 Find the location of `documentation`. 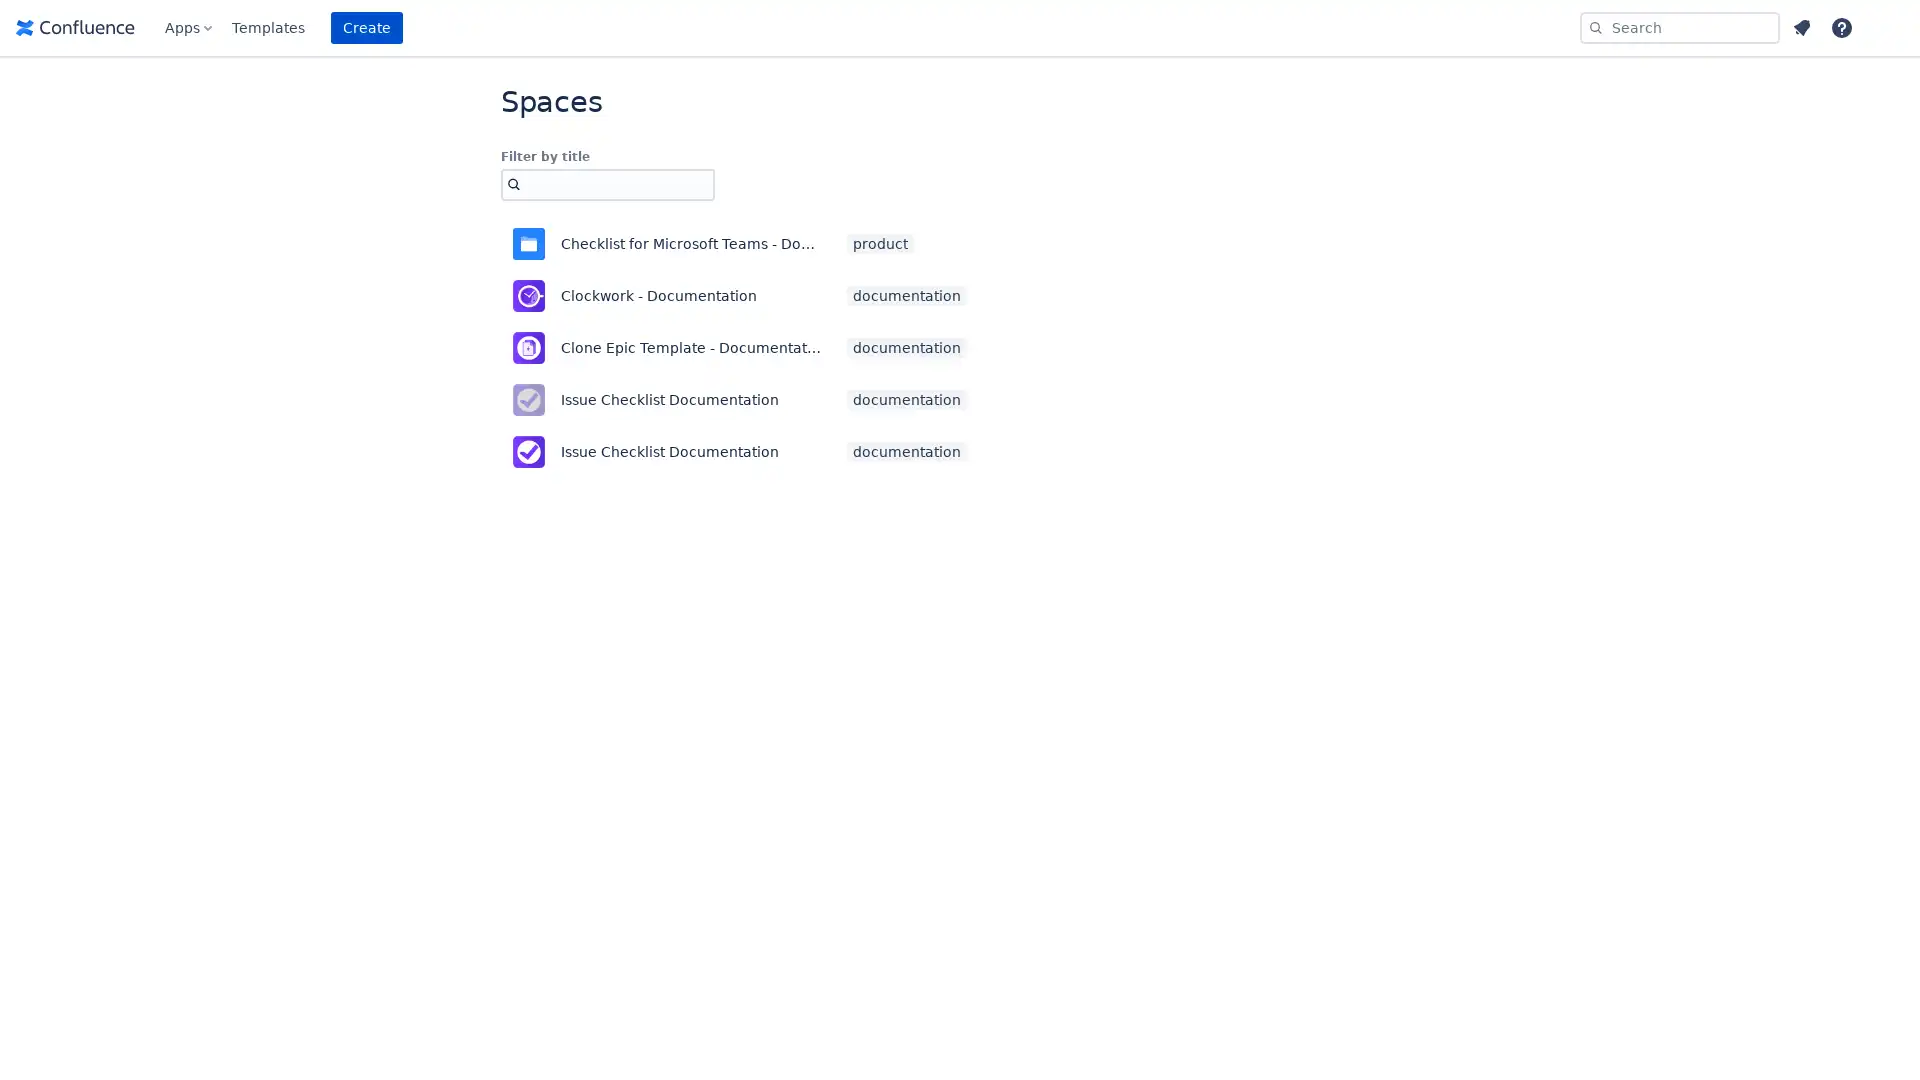

documentation is located at coordinates (906, 346).